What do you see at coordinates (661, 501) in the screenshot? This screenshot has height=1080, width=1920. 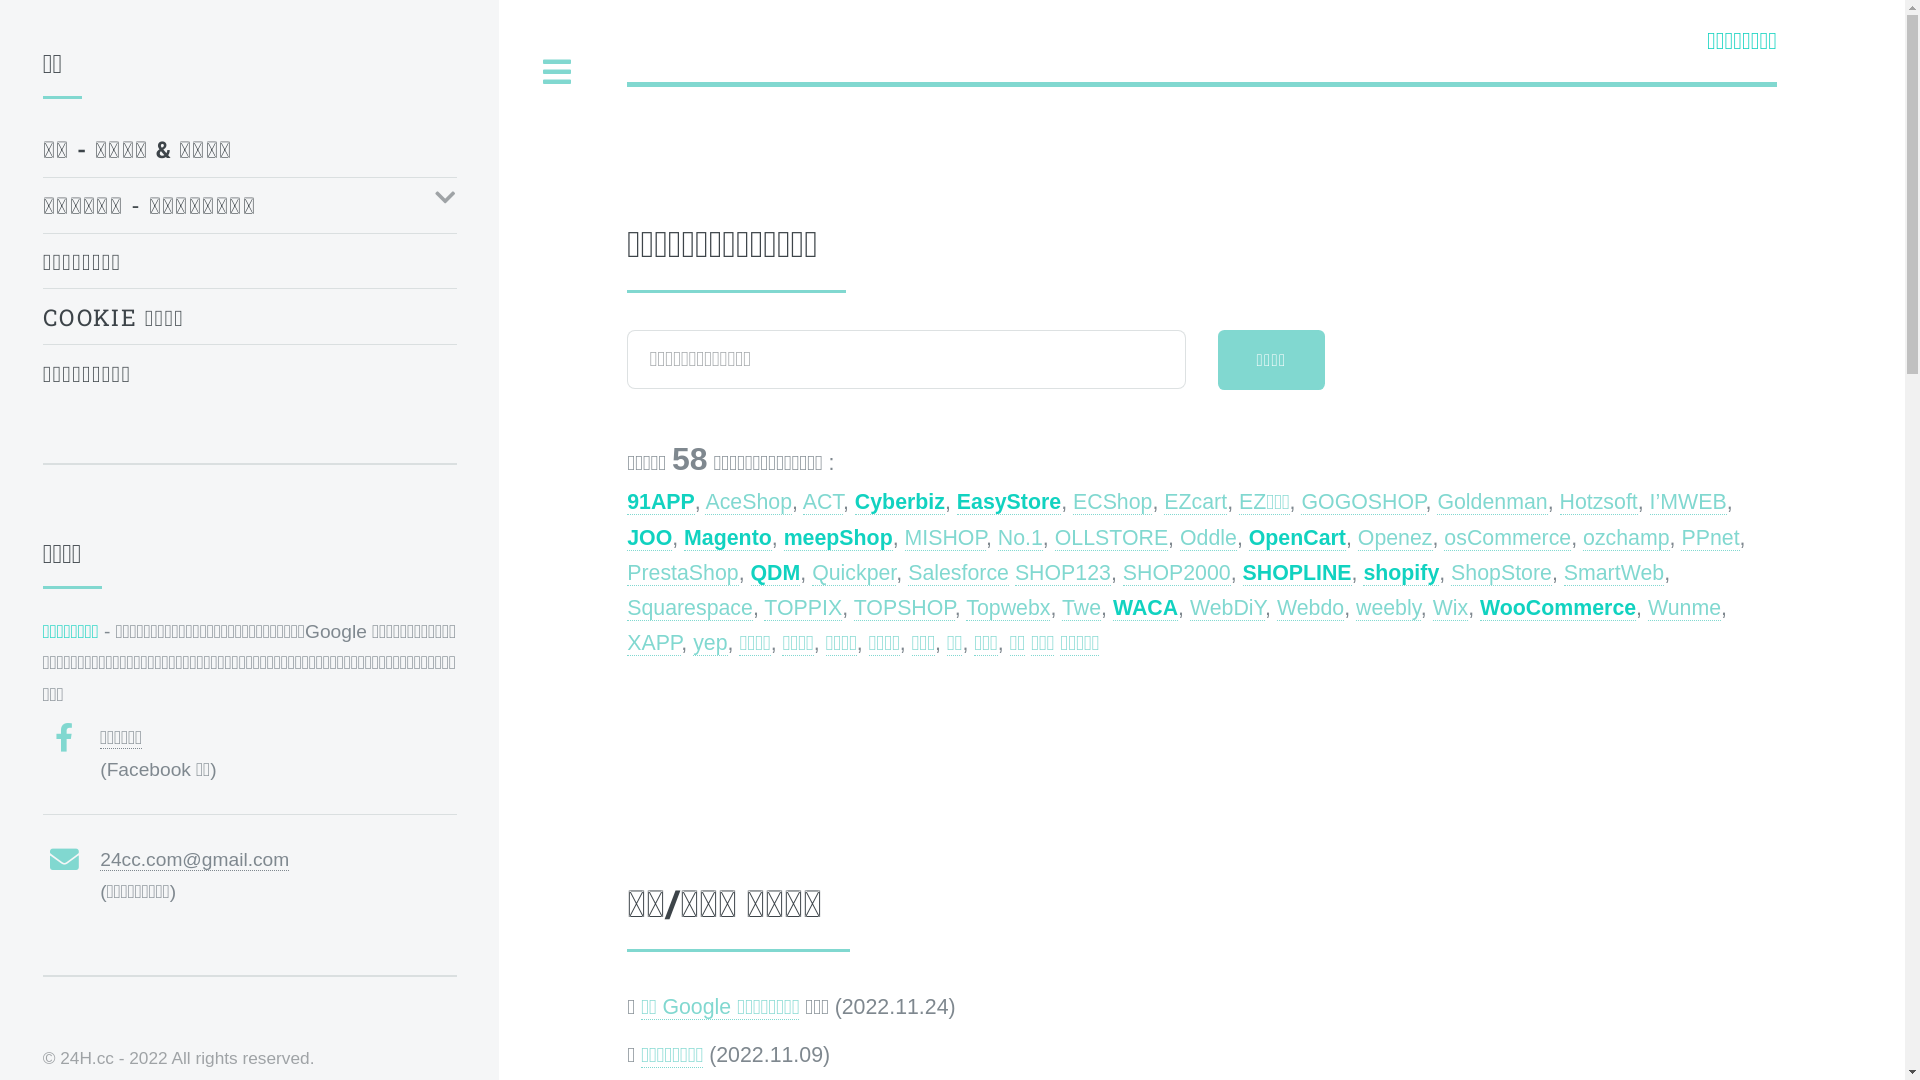 I see `'91APP'` at bounding box center [661, 501].